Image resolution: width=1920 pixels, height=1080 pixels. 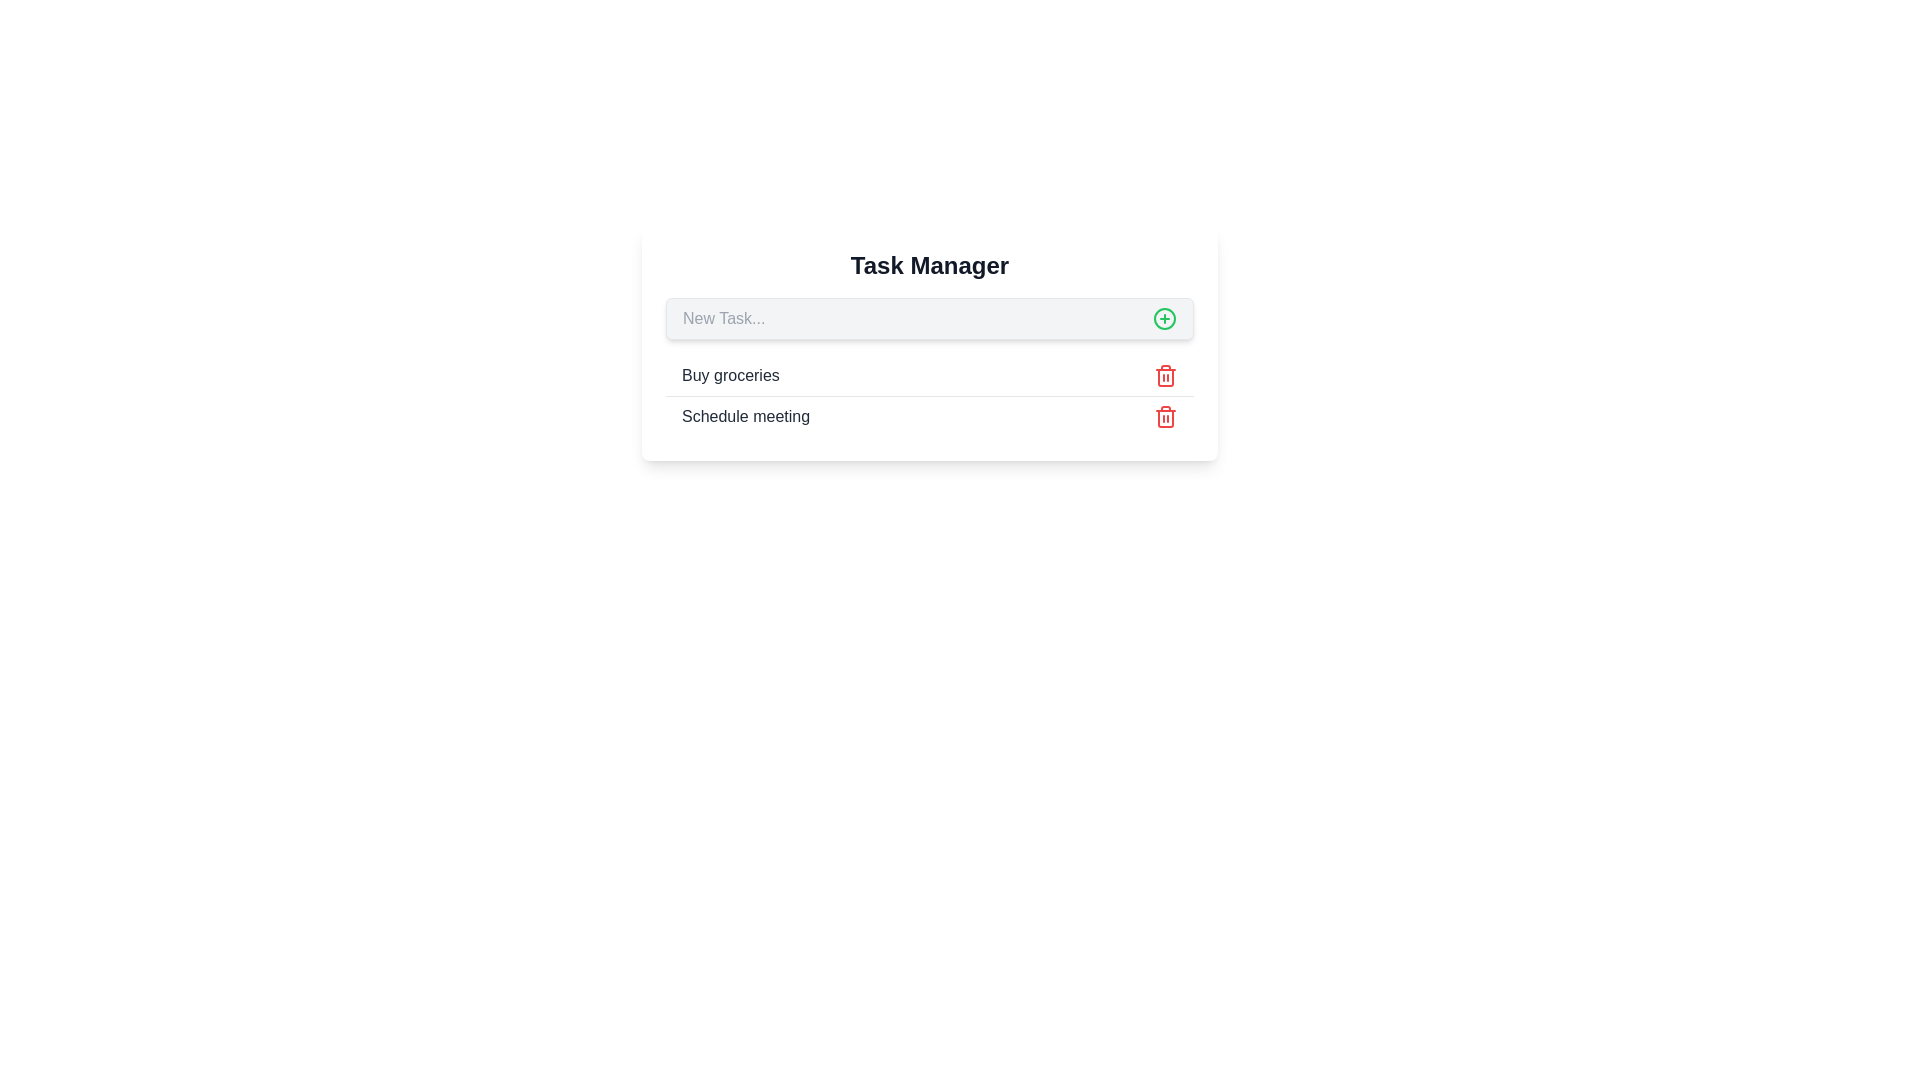 What do you see at coordinates (1165, 318) in the screenshot?
I see `the green circular button with a plus sign` at bounding box center [1165, 318].